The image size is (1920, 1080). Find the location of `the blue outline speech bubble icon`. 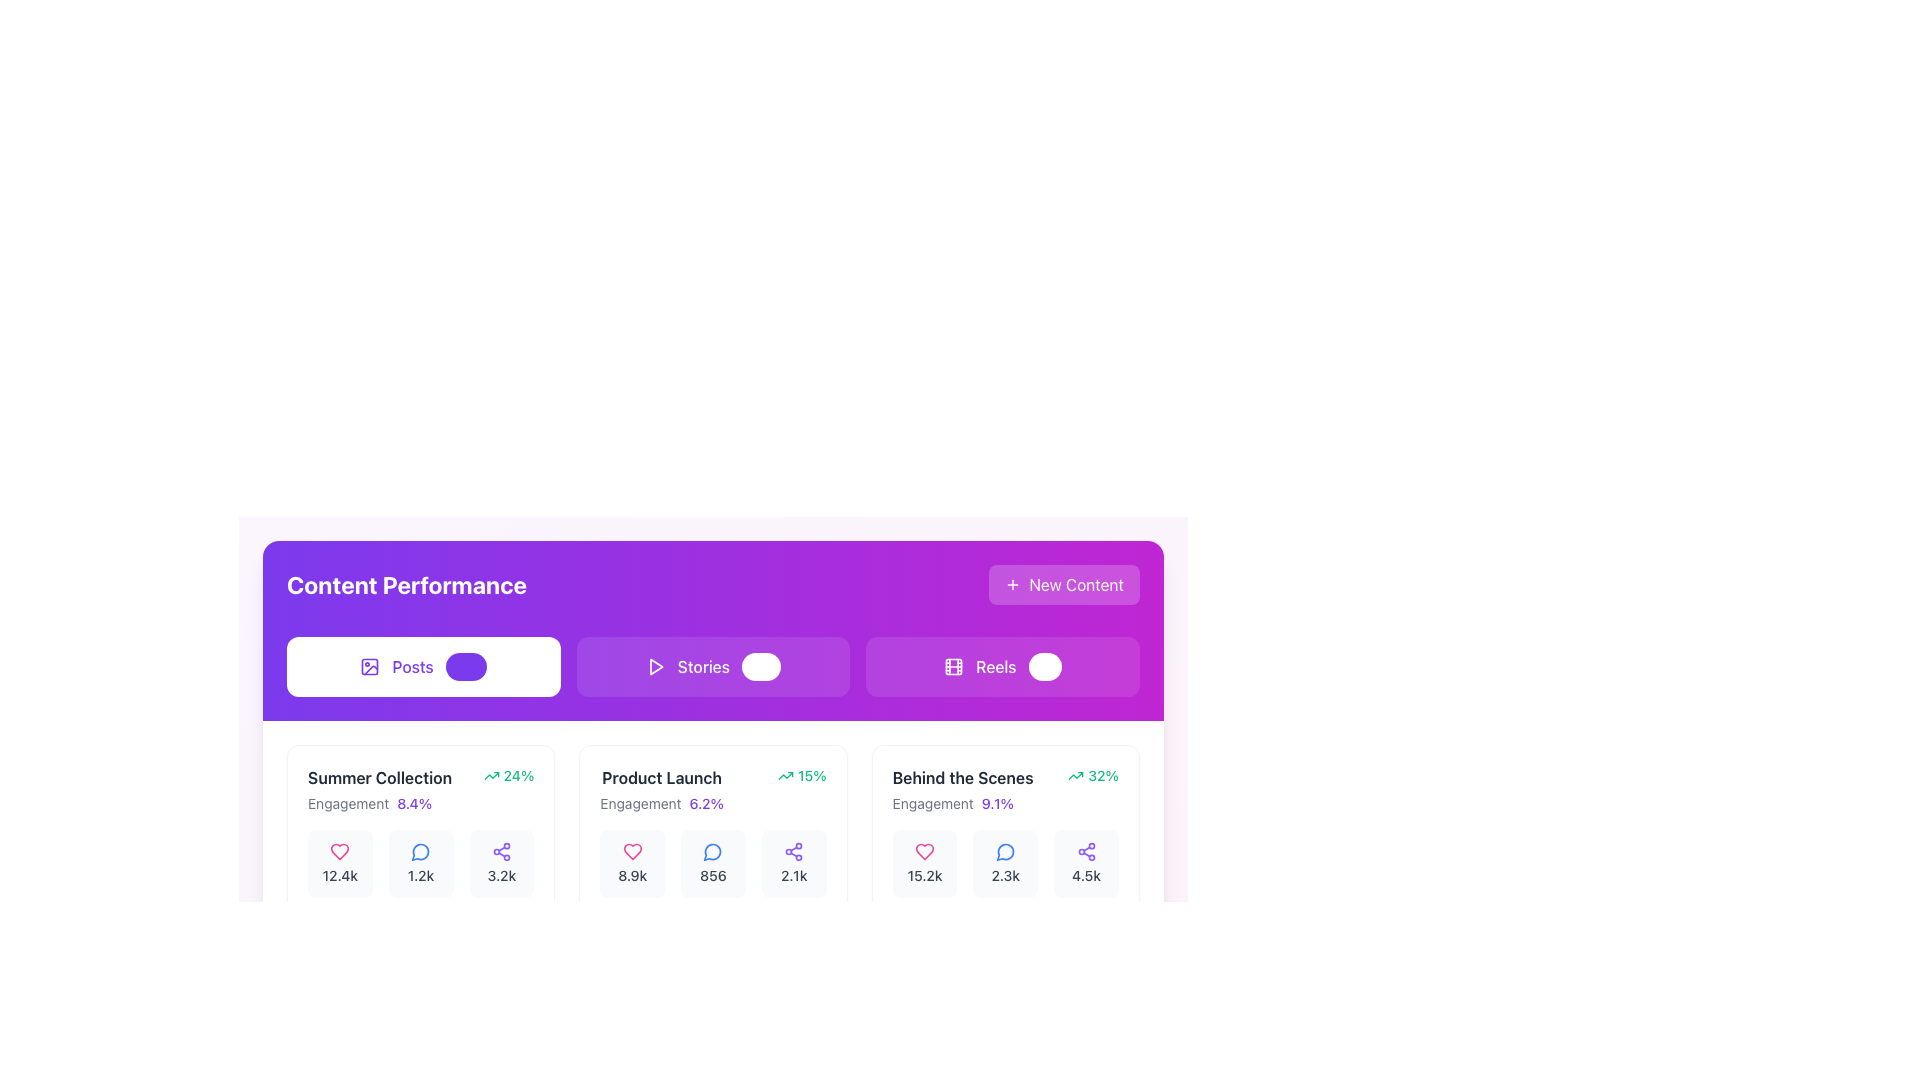

the blue outline speech bubble icon is located at coordinates (1005, 852).